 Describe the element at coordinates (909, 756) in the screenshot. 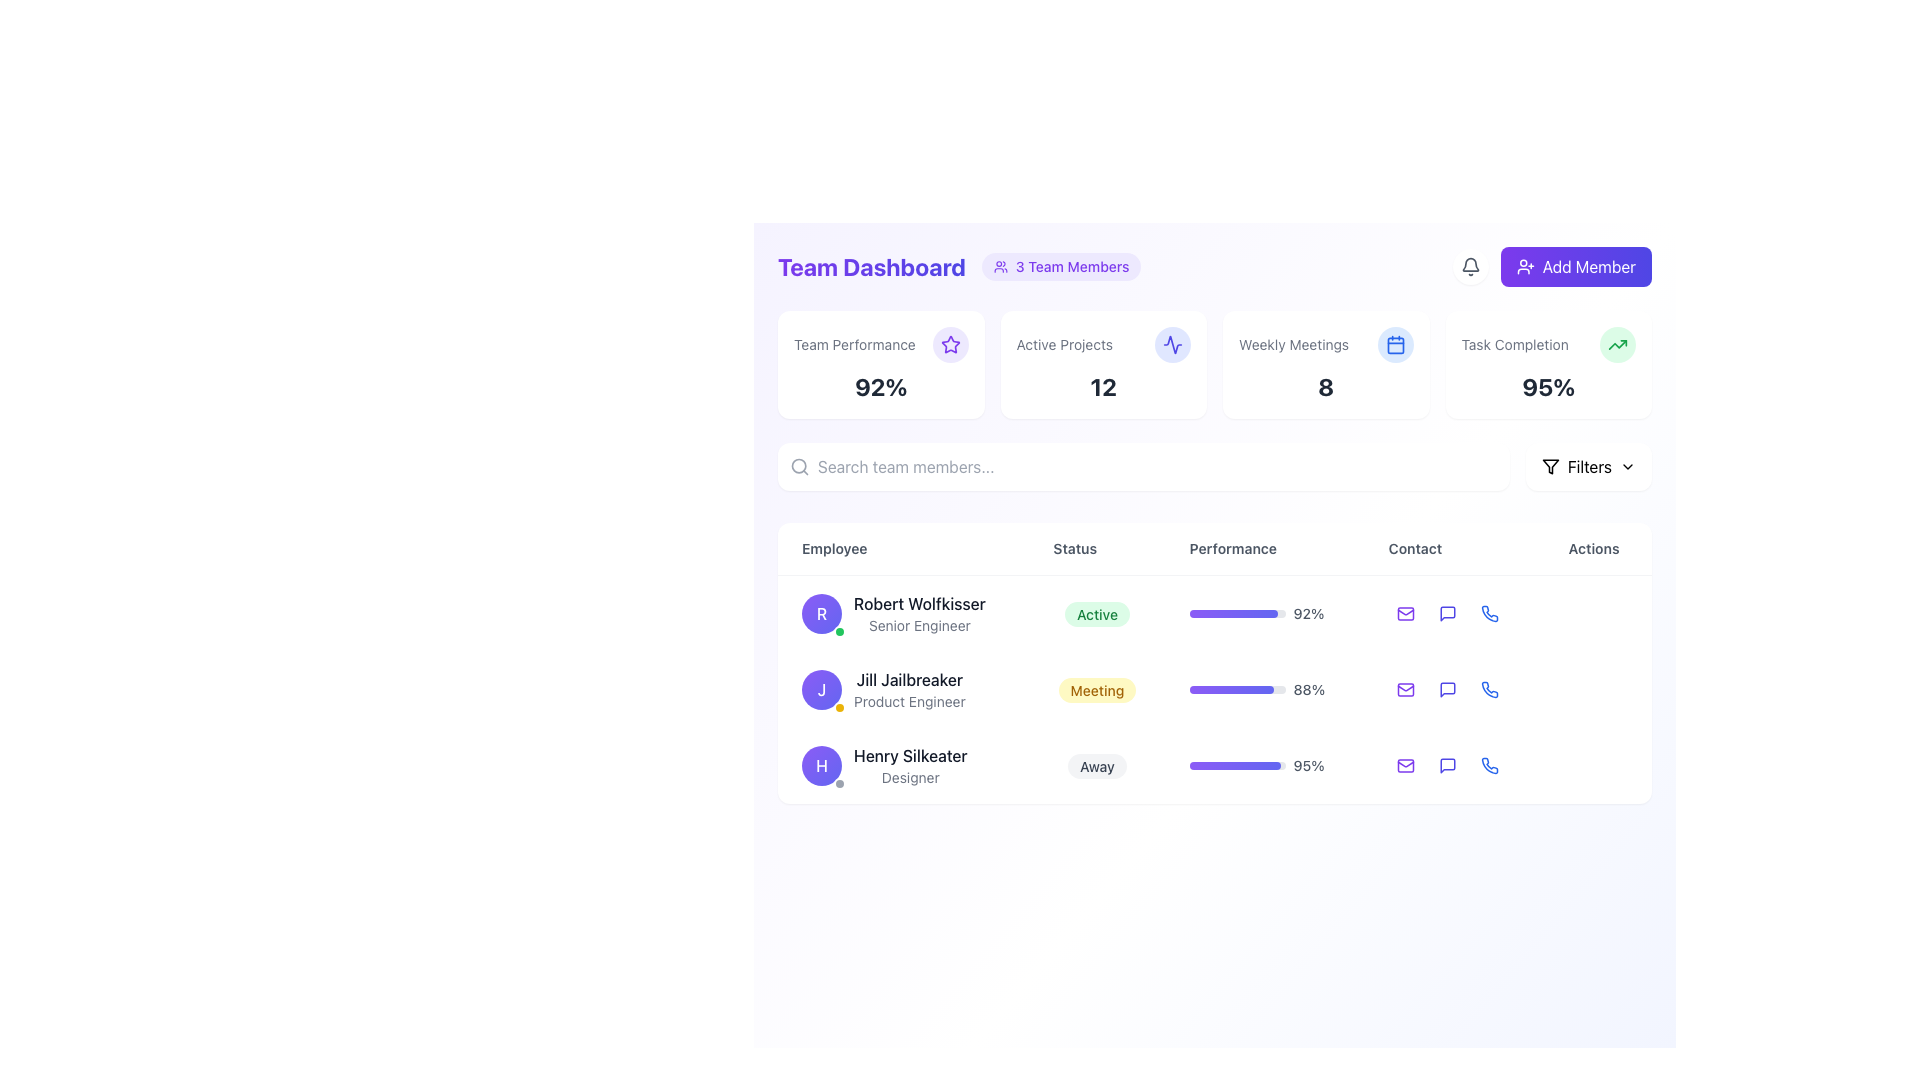

I see `on the name 'Henry Silkeater' displayed in the employee list, located in the third row under the 'Employee' column` at that location.